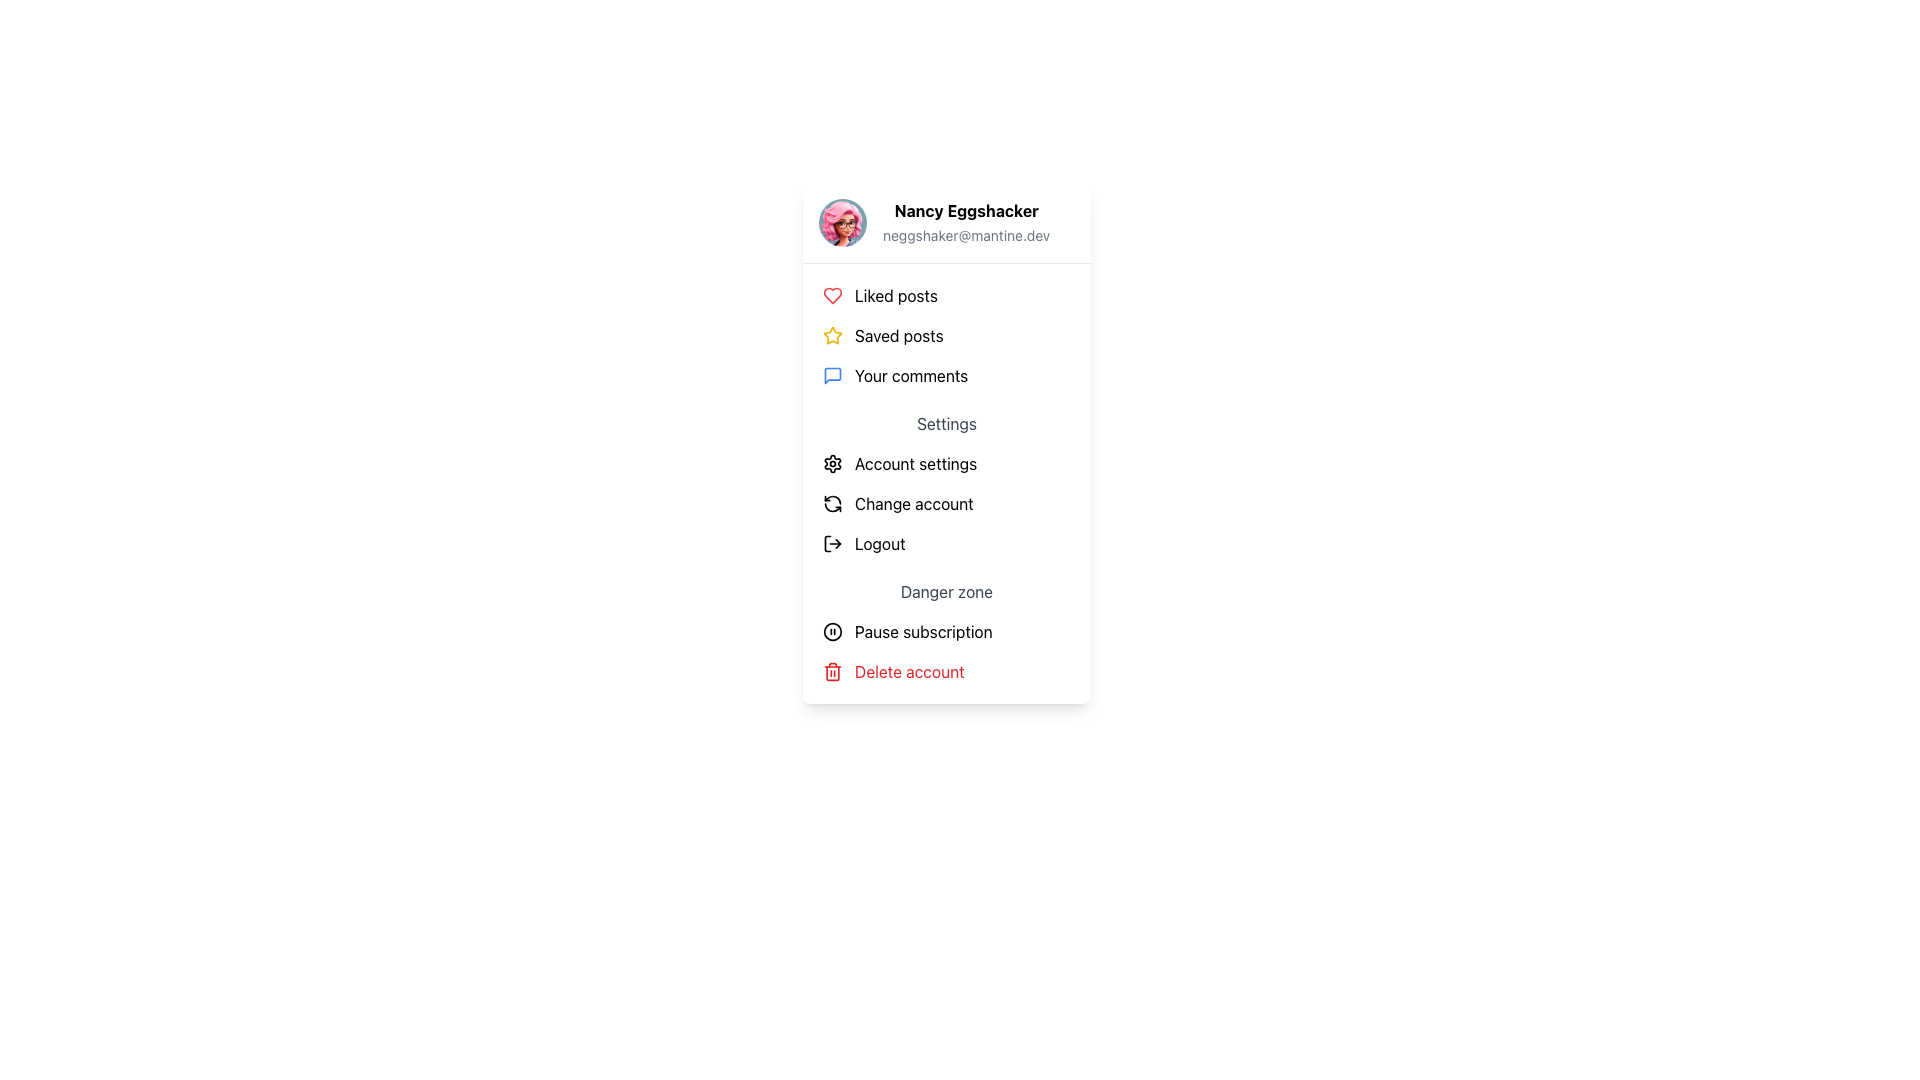  What do you see at coordinates (833, 334) in the screenshot?
I see `the yellow star icon representing saved or favorite items, located to the left of the 'Saved posts' label in the second option of the vertically-stacked menu` at bounding box center [833, 334].